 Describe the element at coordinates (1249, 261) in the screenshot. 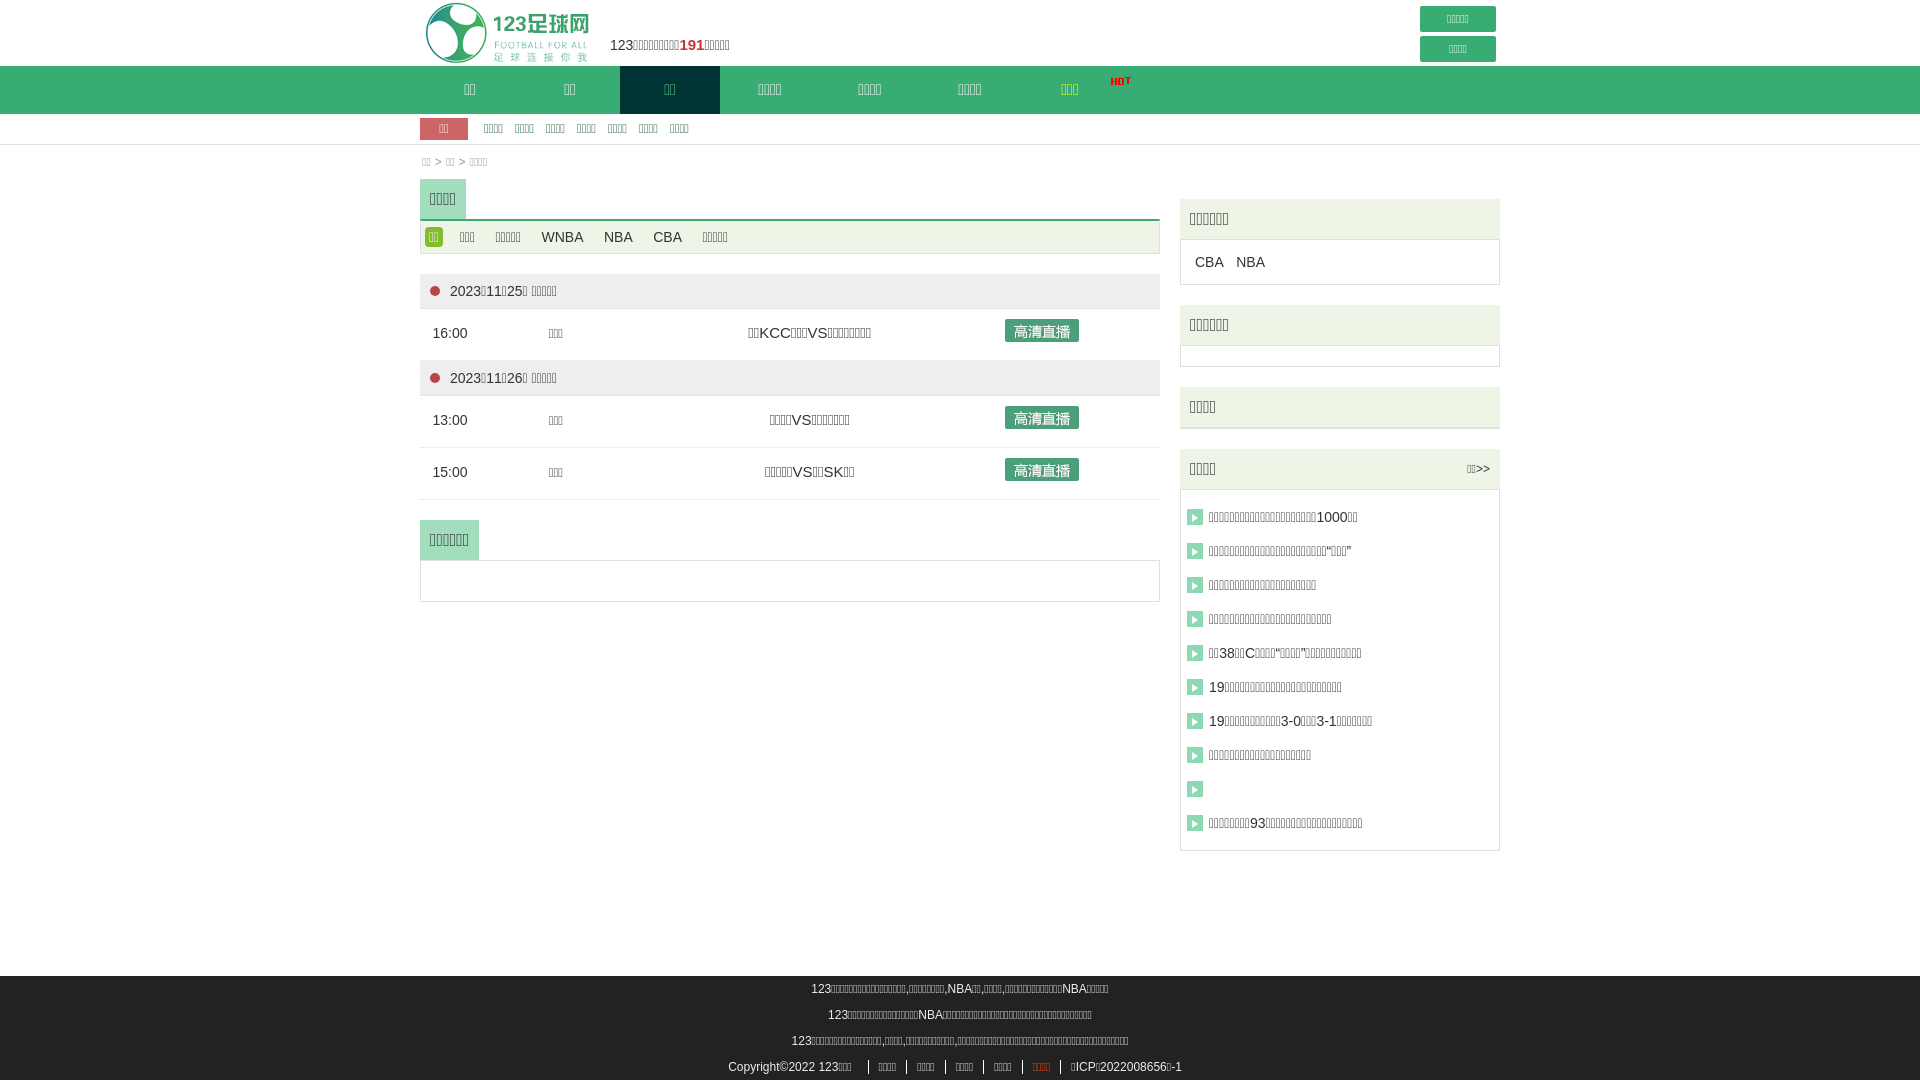

I see `'NBA'` at that location.